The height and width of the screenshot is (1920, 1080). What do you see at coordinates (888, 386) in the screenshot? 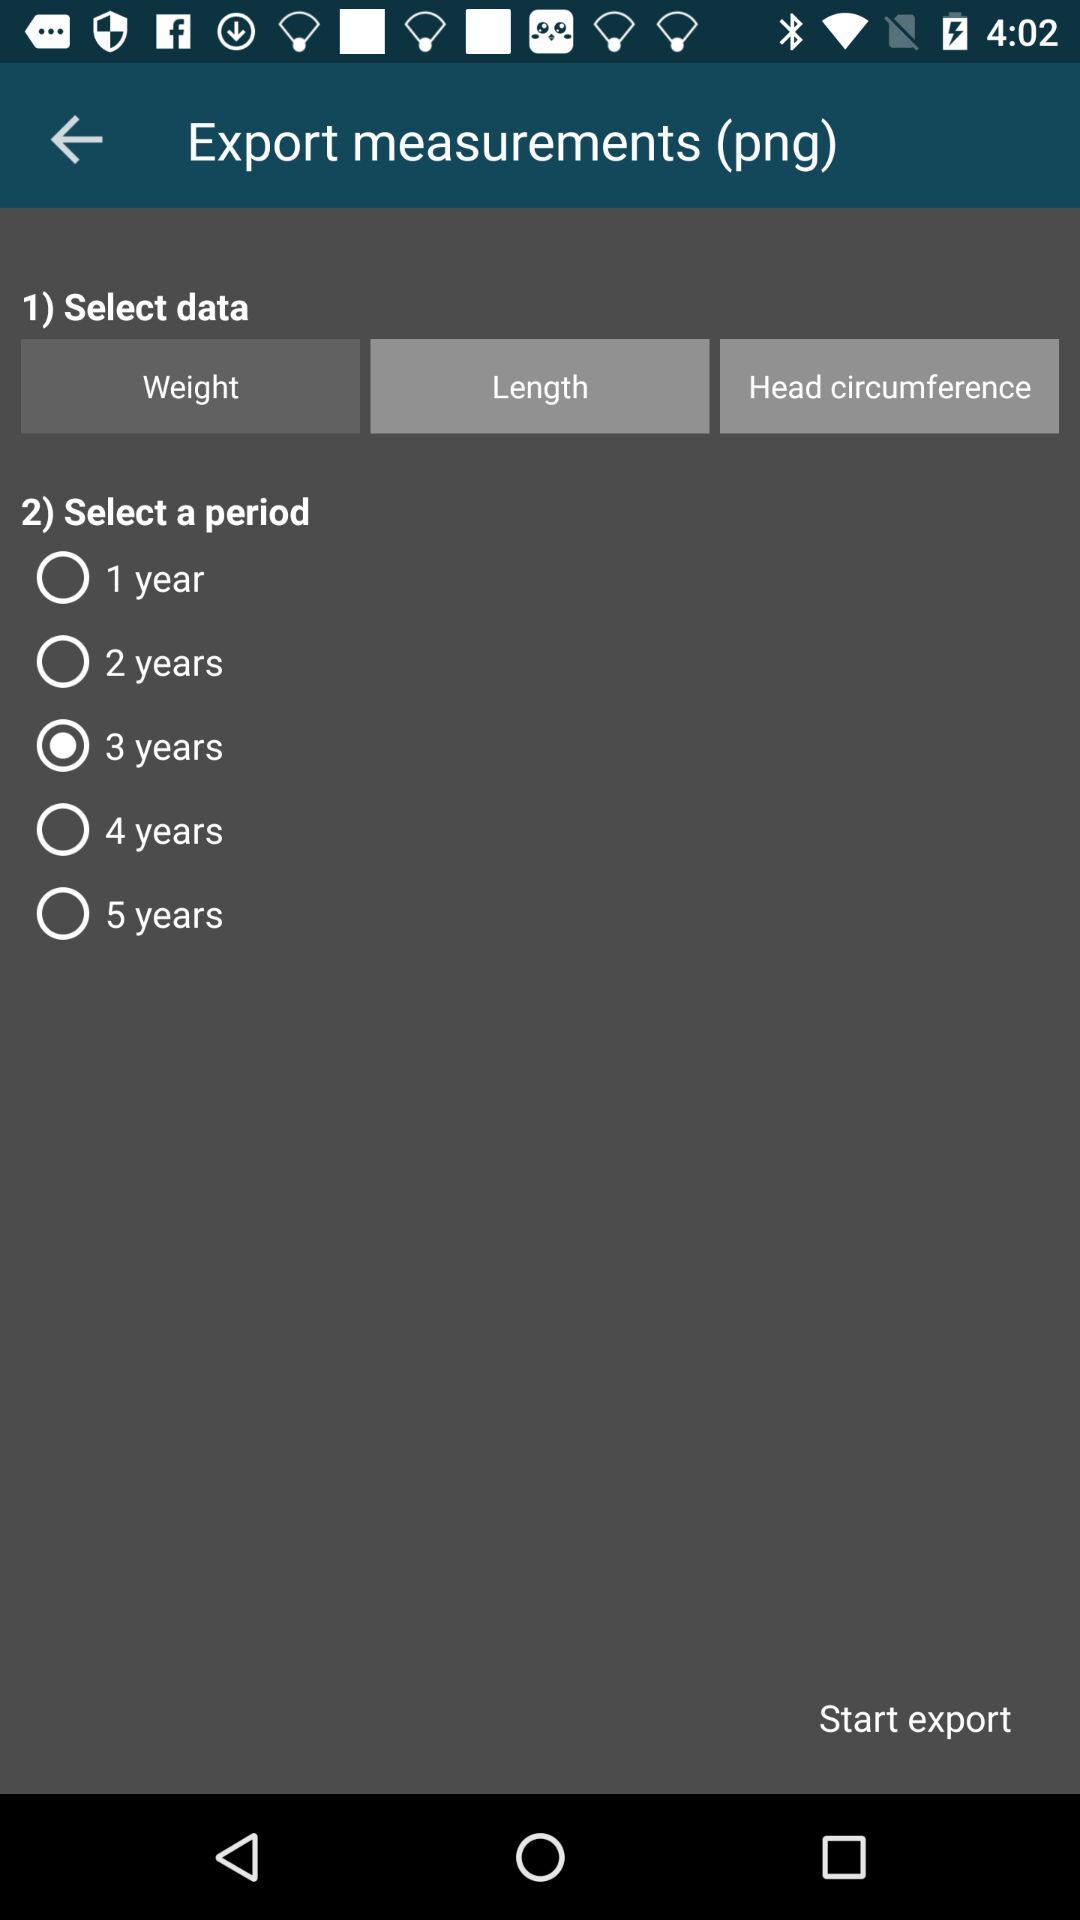
I see `the item next to the length icon` at bounding box center [888, 386].